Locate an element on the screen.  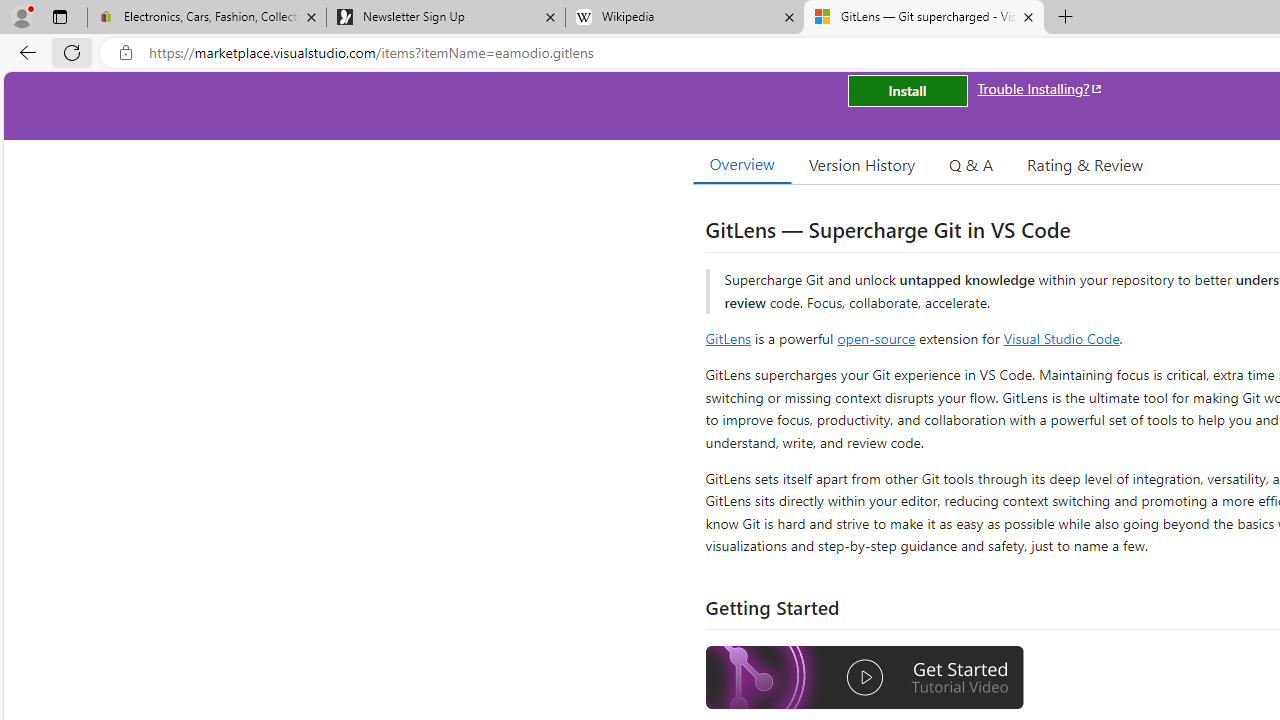
'Rating & Review' is located at coordinates (1084, 163).